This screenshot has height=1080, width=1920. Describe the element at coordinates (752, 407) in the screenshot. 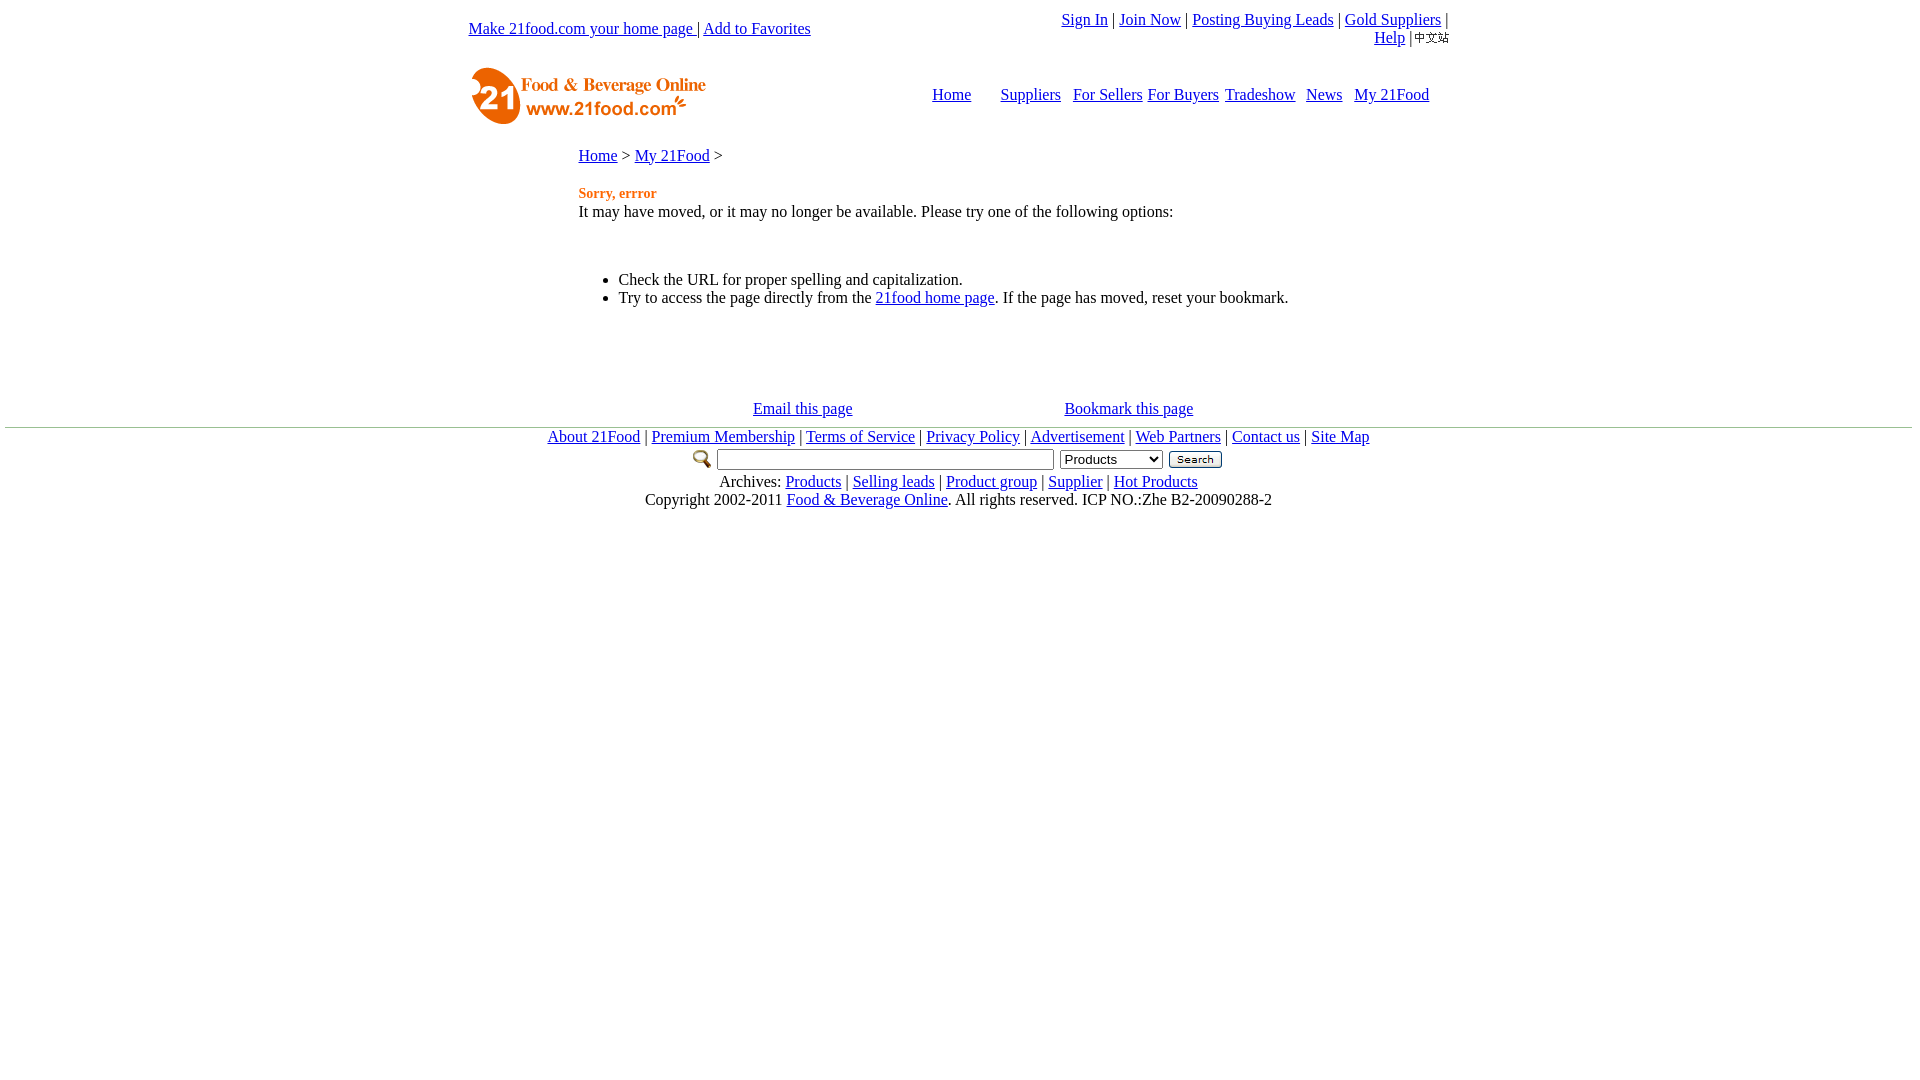

I see `'Email this page'` at that location.